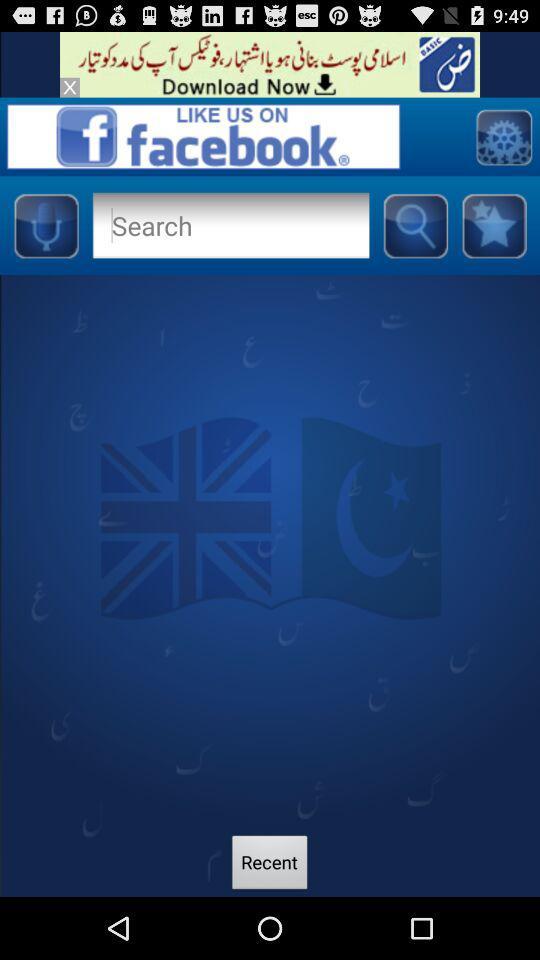  Describe the element at coordinates (229, 225) in the screenshot. I see `search` at that location.